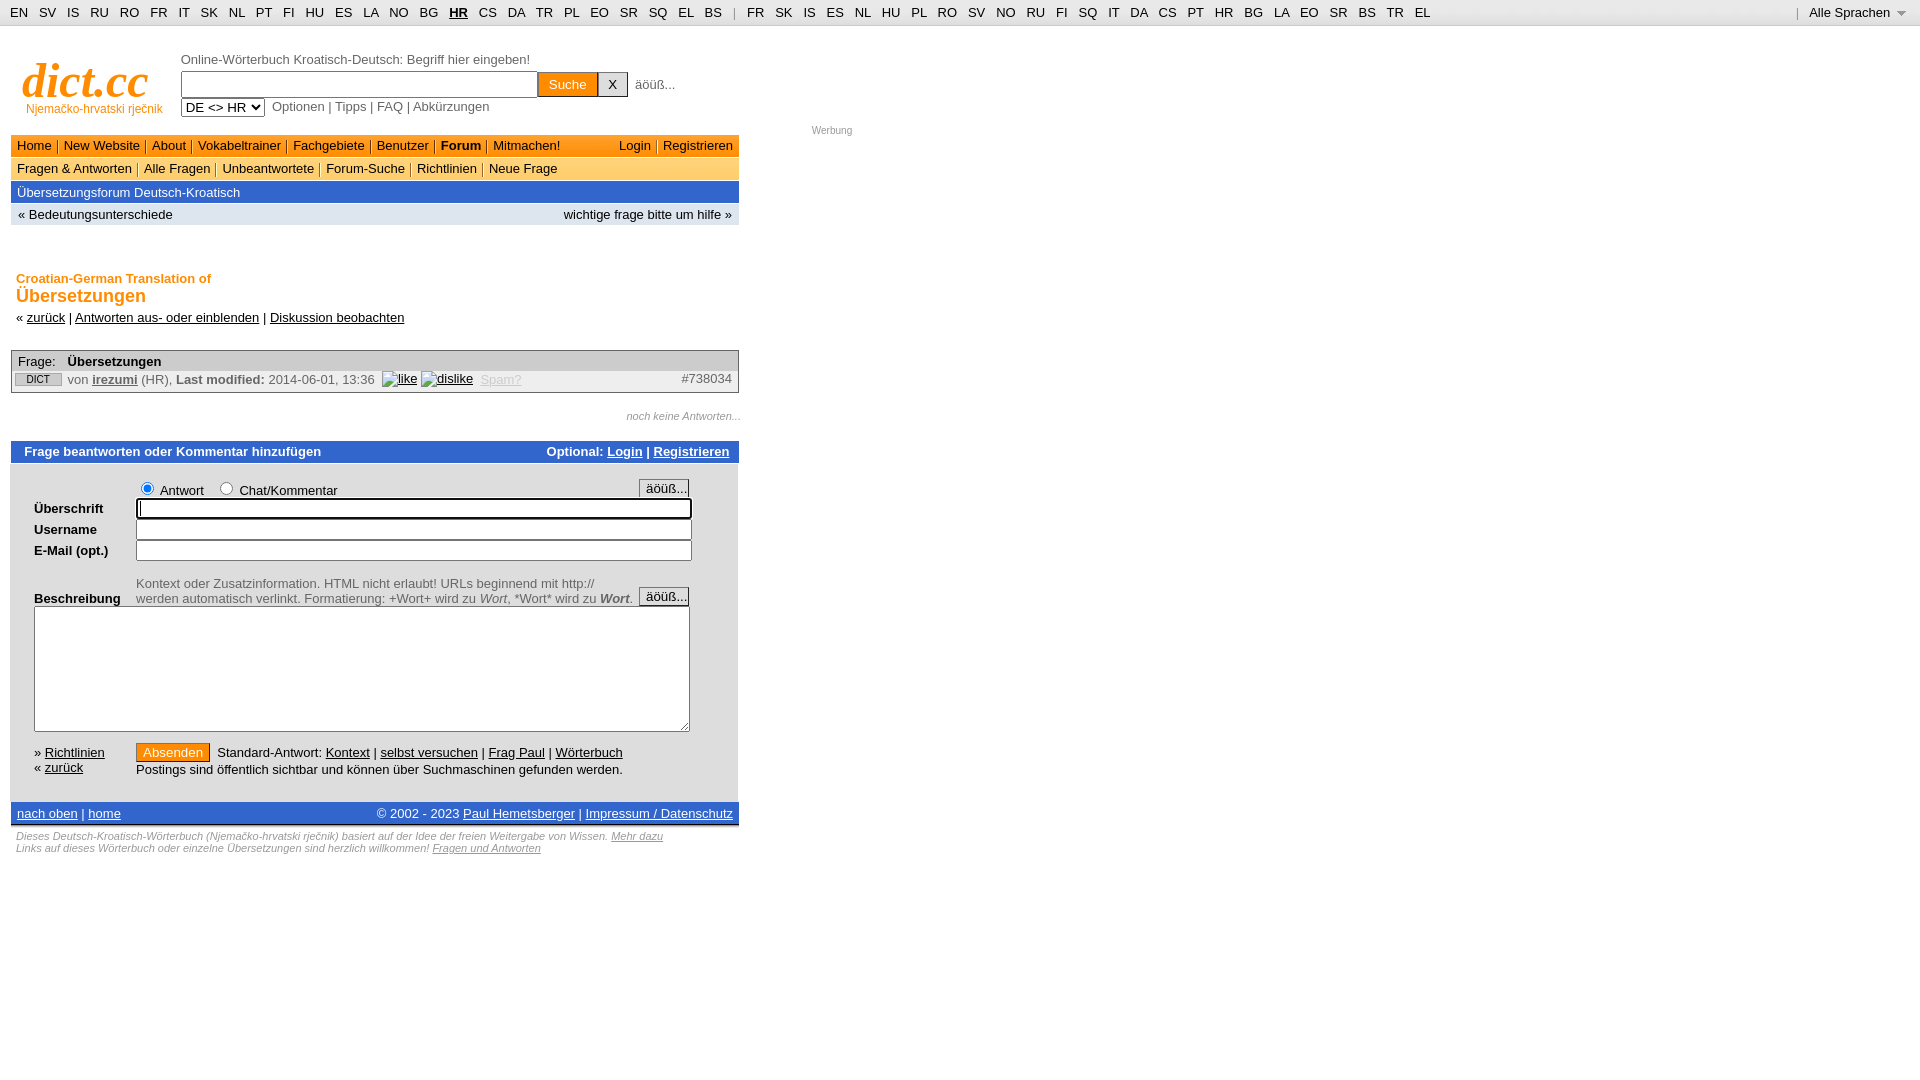  What do you see at coordinates (544, 12) in the screenshot?
I see `'TR'` at bounding box center [544, 12].